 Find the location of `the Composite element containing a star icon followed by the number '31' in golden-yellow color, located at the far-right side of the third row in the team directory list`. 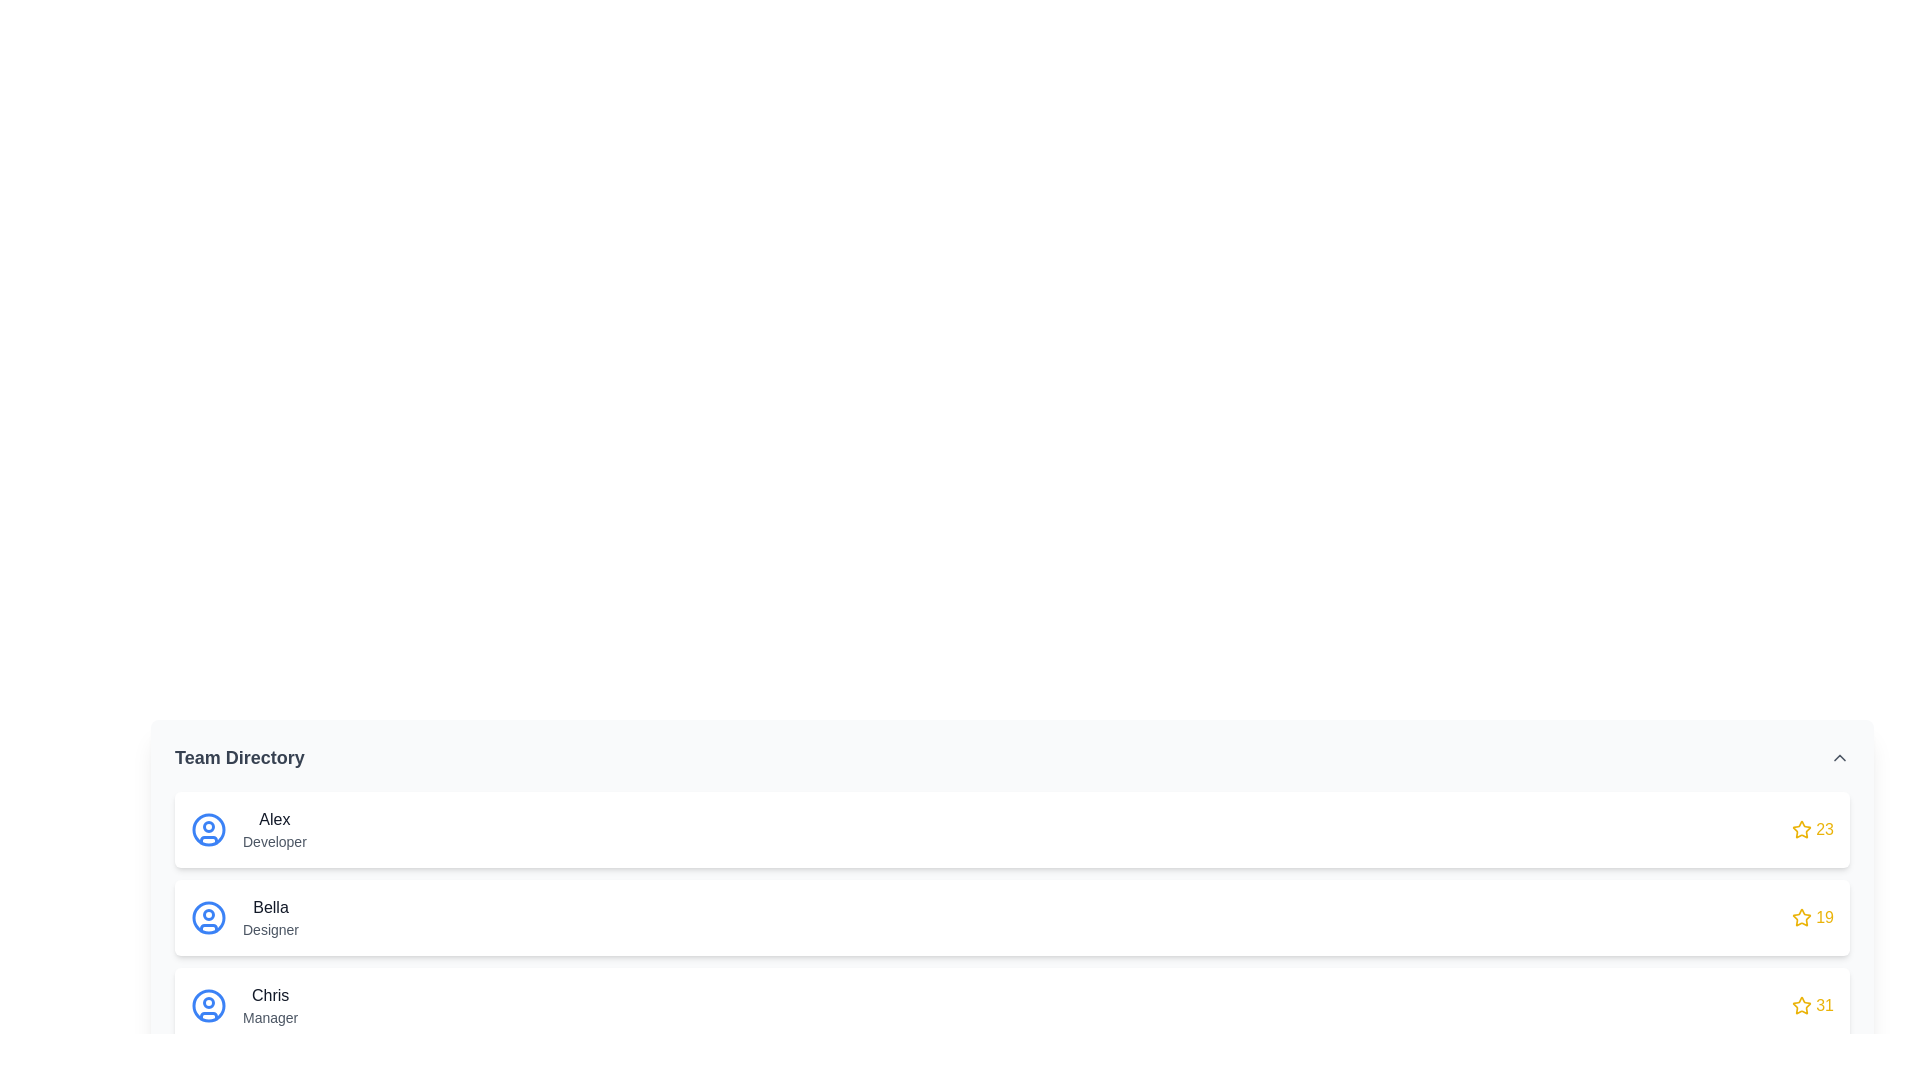

the Composite element containing a star icon followed by the number '31' in golden-yellow color, located at the far-right side of the third row in the team directory list is located at coordinates (1813, 1006).